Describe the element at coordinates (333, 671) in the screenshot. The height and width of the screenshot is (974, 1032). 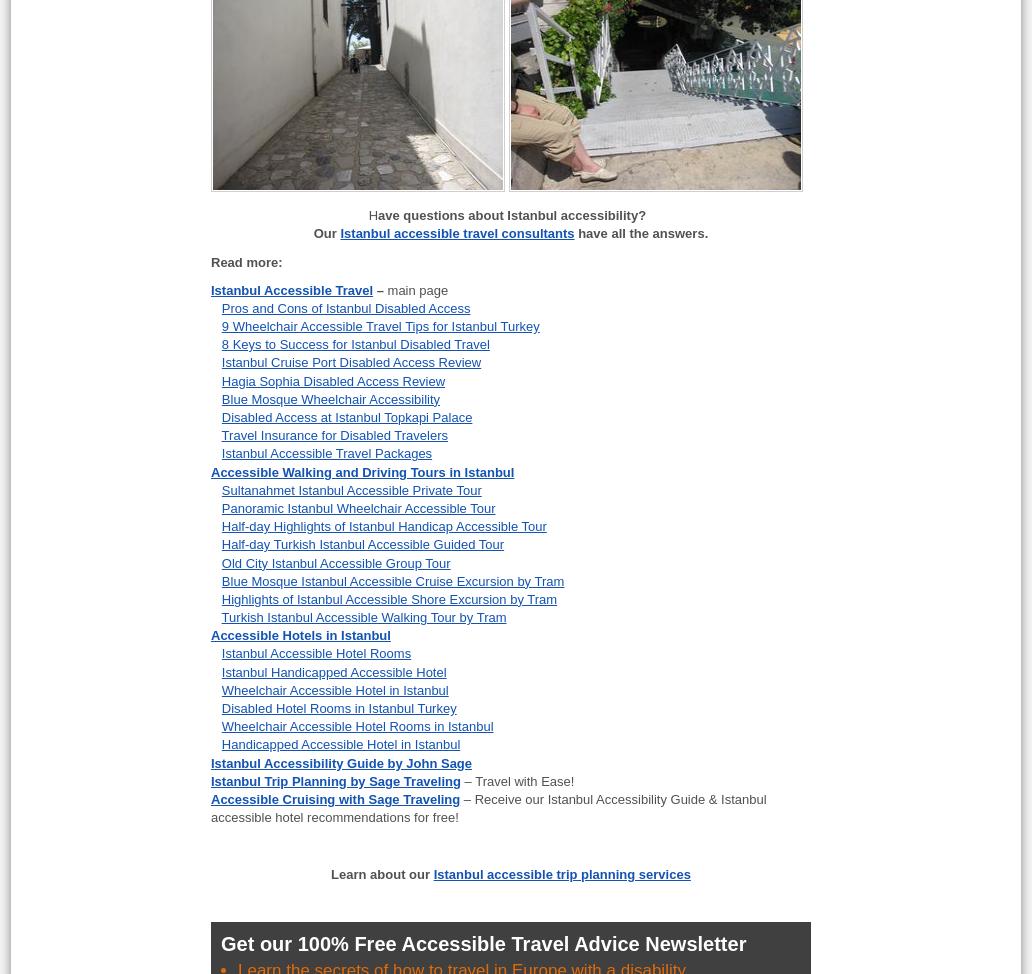
I see `'Istanbul Handicapped Accessible Hotel'` at that location.